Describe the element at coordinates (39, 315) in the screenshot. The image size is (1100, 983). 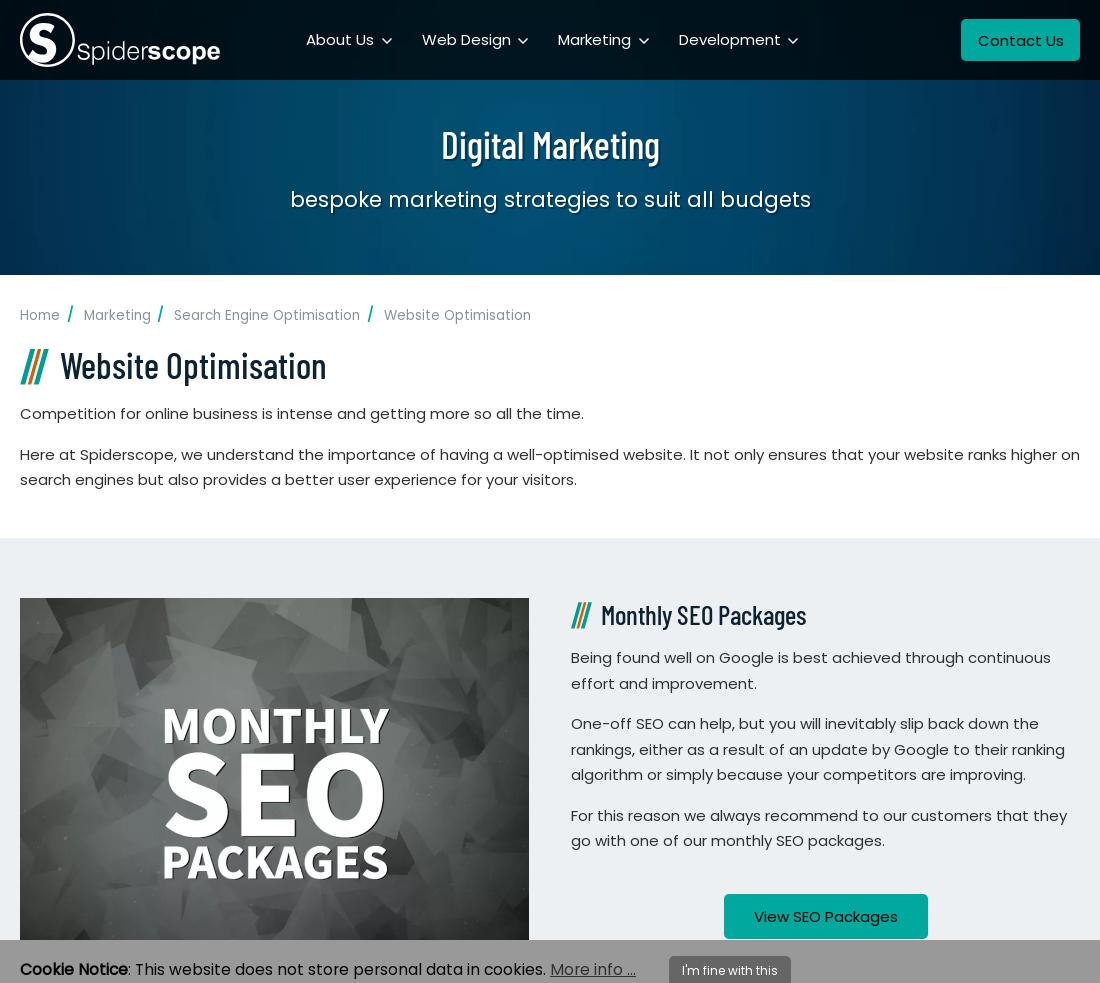
I see `'Home'` at that location.